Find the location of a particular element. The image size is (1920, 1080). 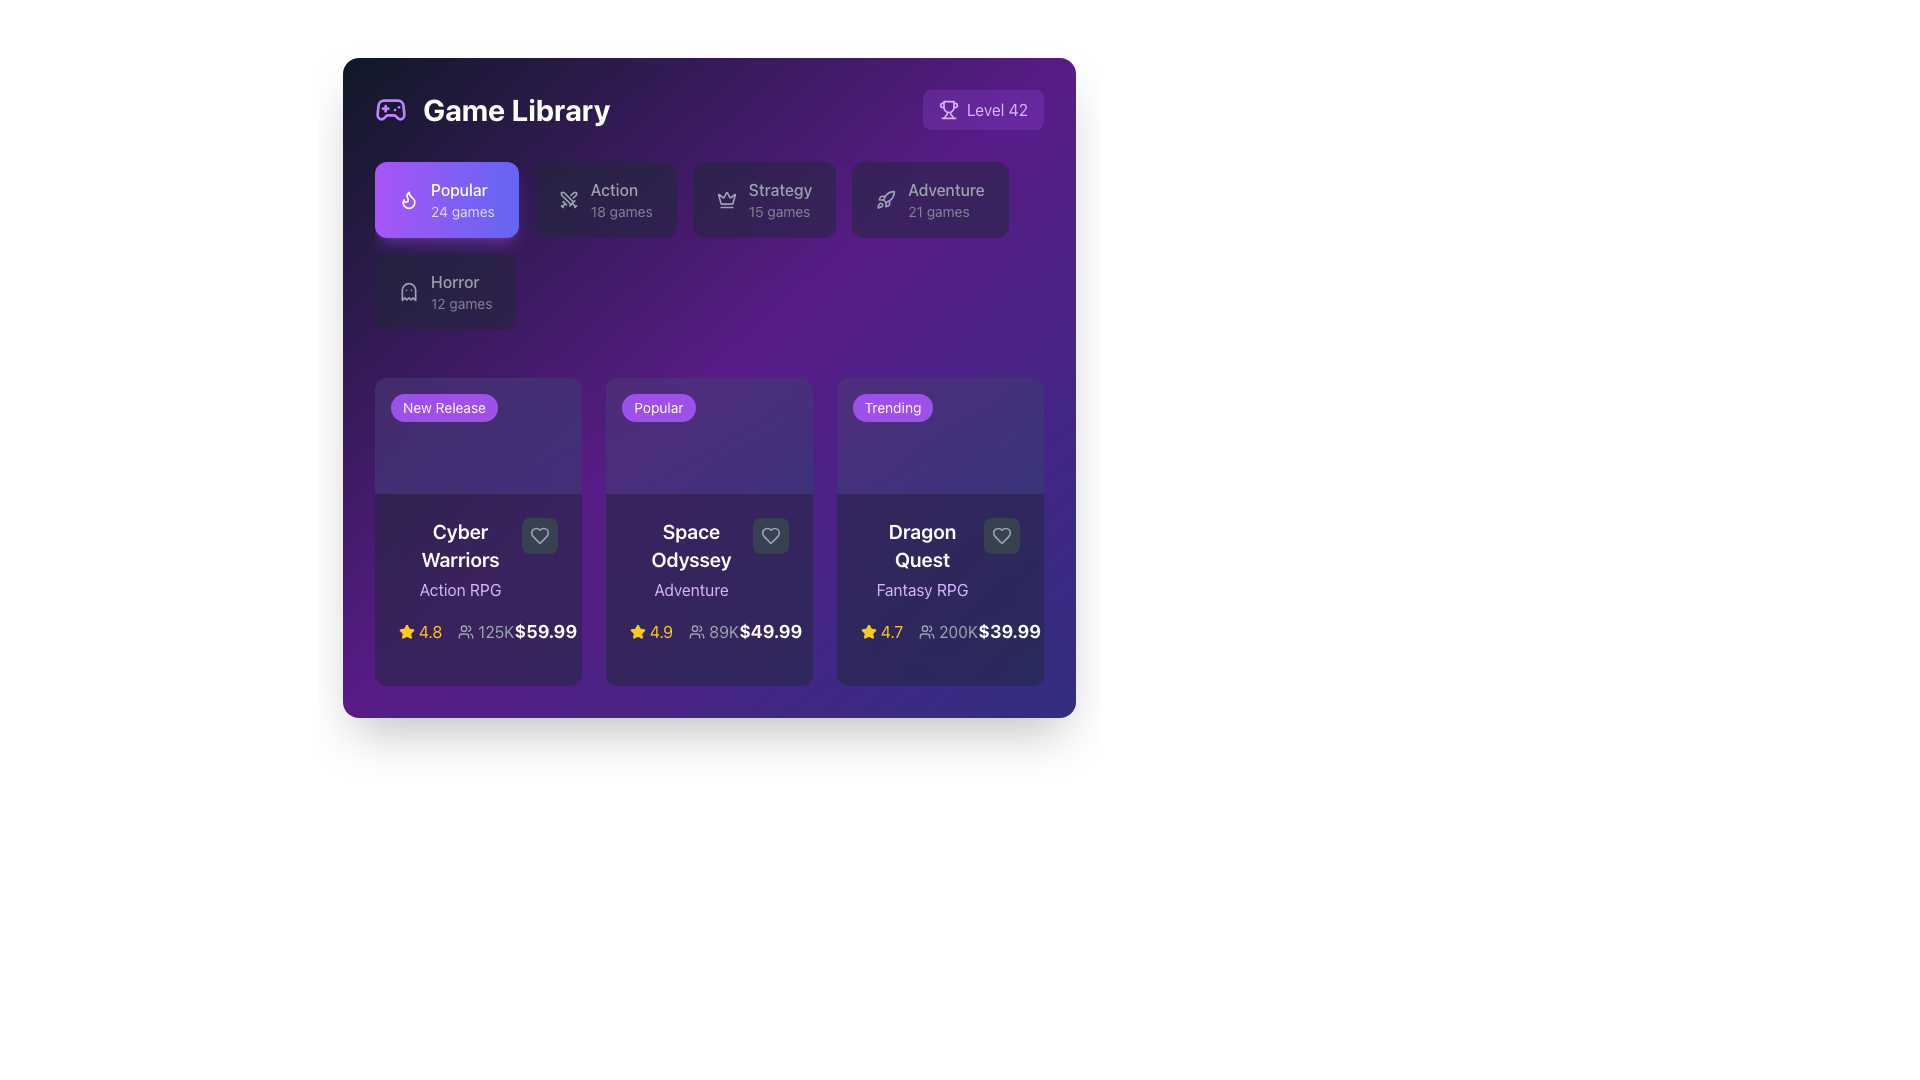

the numeric text element displaying '4.7' in bold yellow font, located under the label 'Dragon Quest' and near the yellow star rating icon, for accessibility purposes is located at coordinates (891, 632).